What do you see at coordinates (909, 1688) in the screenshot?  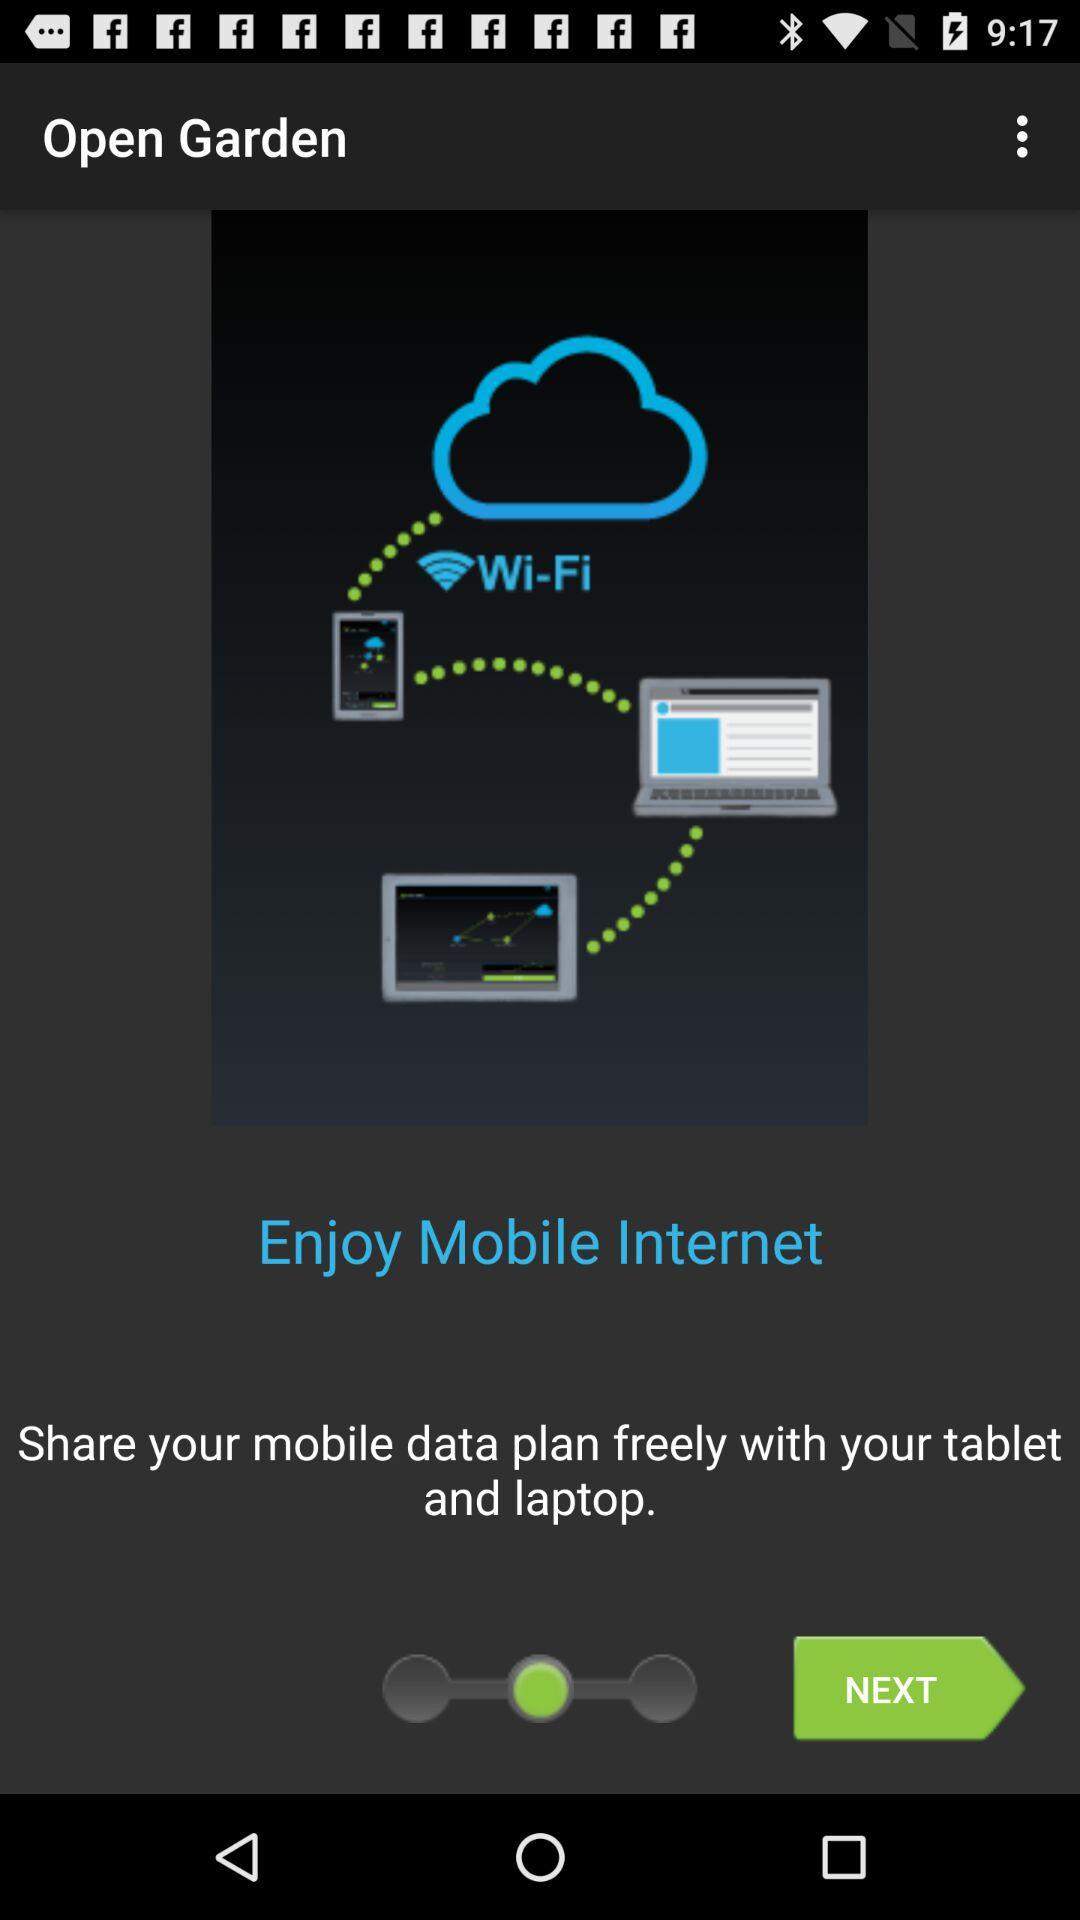 I see `the next item` at bounding box center [909, 1688].